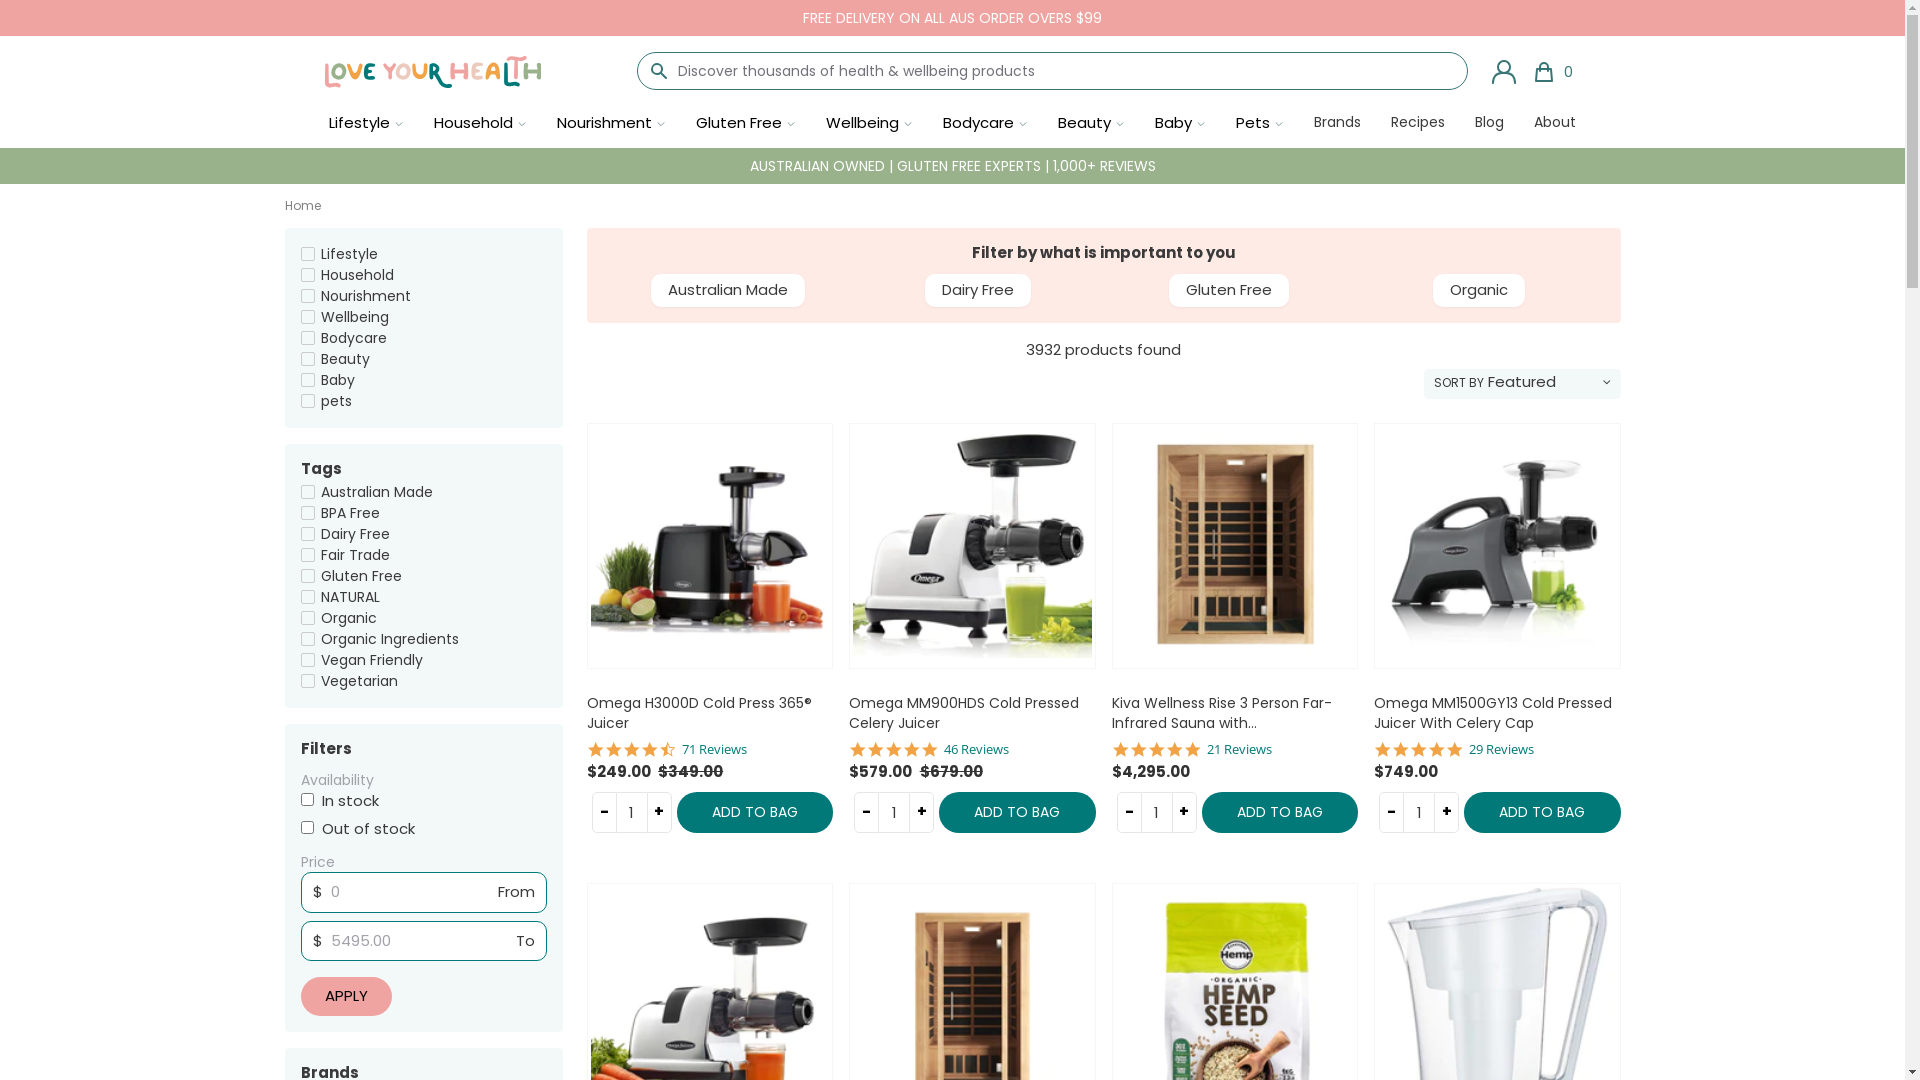 Image resolution: width=1920 pixels, height=1080 pixels. Describe the element at coordinates (1478, 290) in the screenshot. I see `'Organic'` at that location.